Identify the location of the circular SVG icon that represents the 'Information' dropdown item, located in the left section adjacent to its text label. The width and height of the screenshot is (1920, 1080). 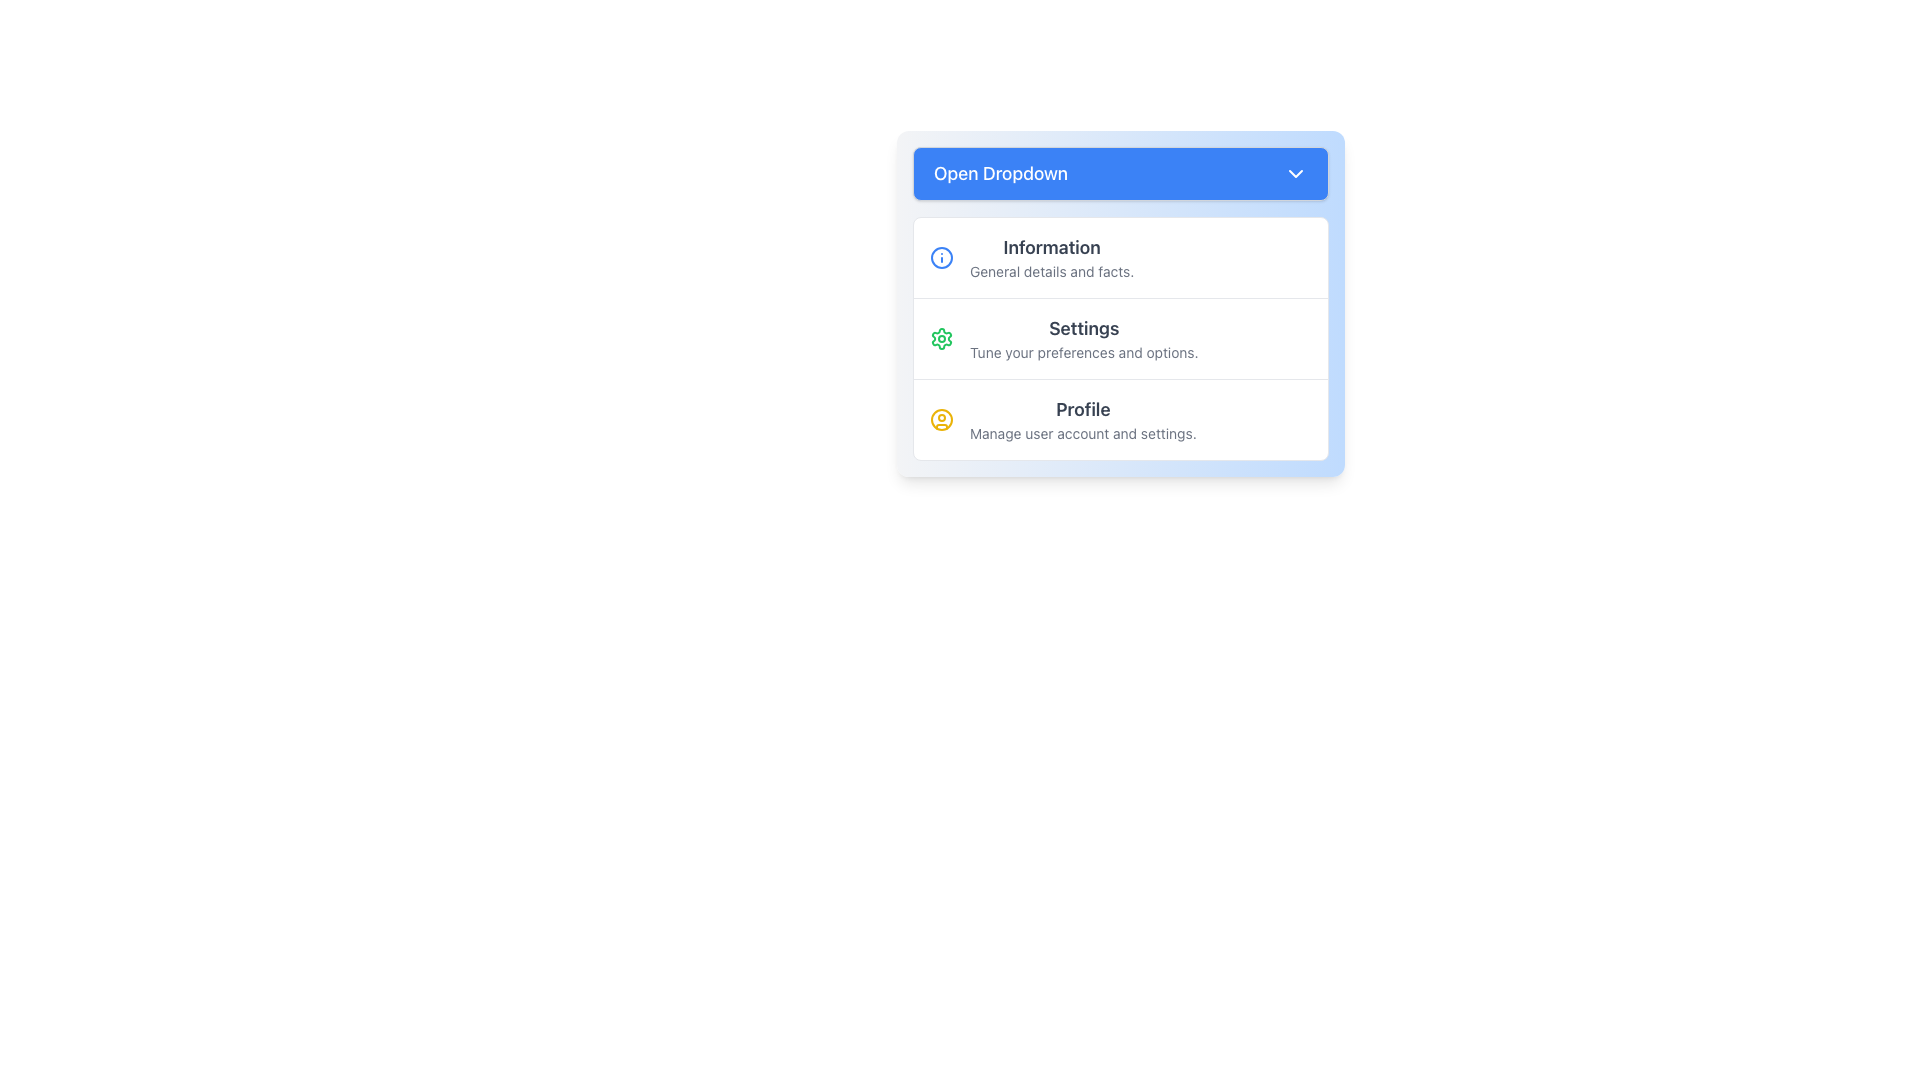
(940, 257).